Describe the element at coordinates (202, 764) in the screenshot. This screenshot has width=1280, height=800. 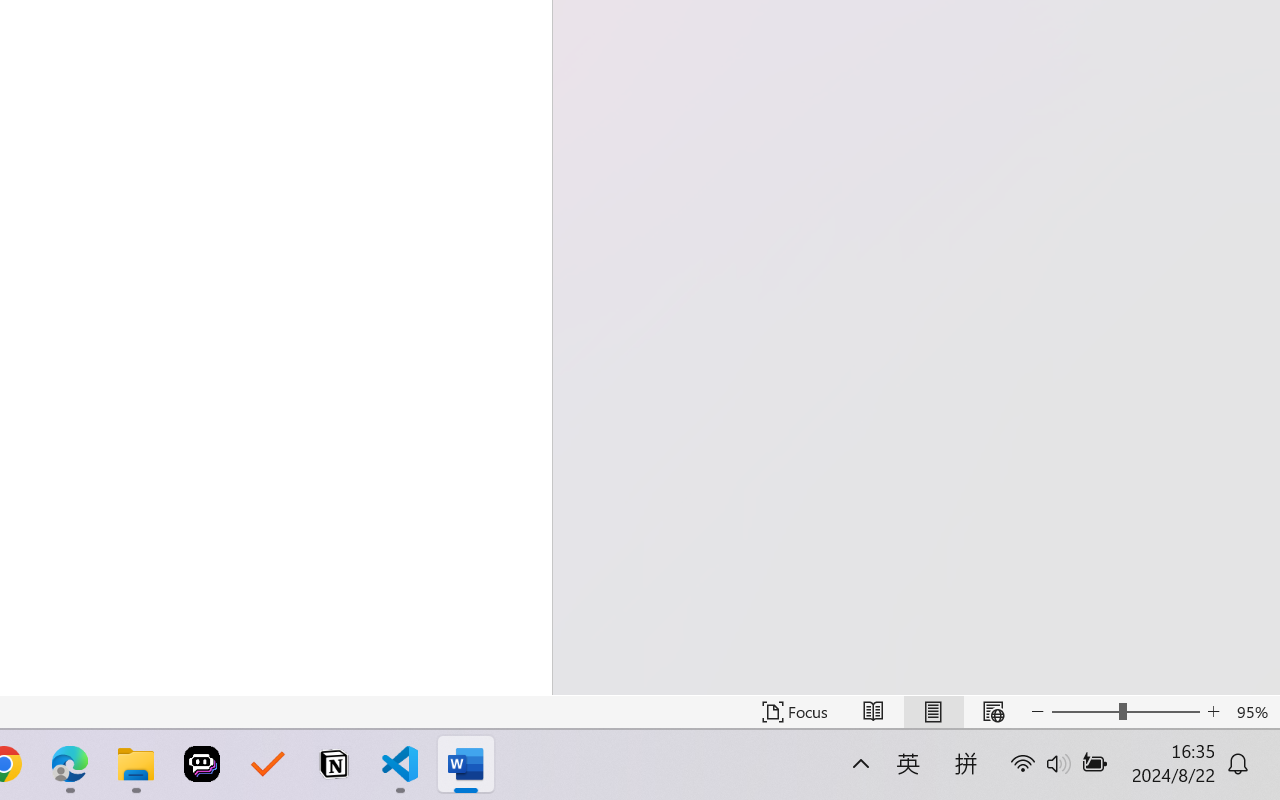
I see `'Poe'` at that location.